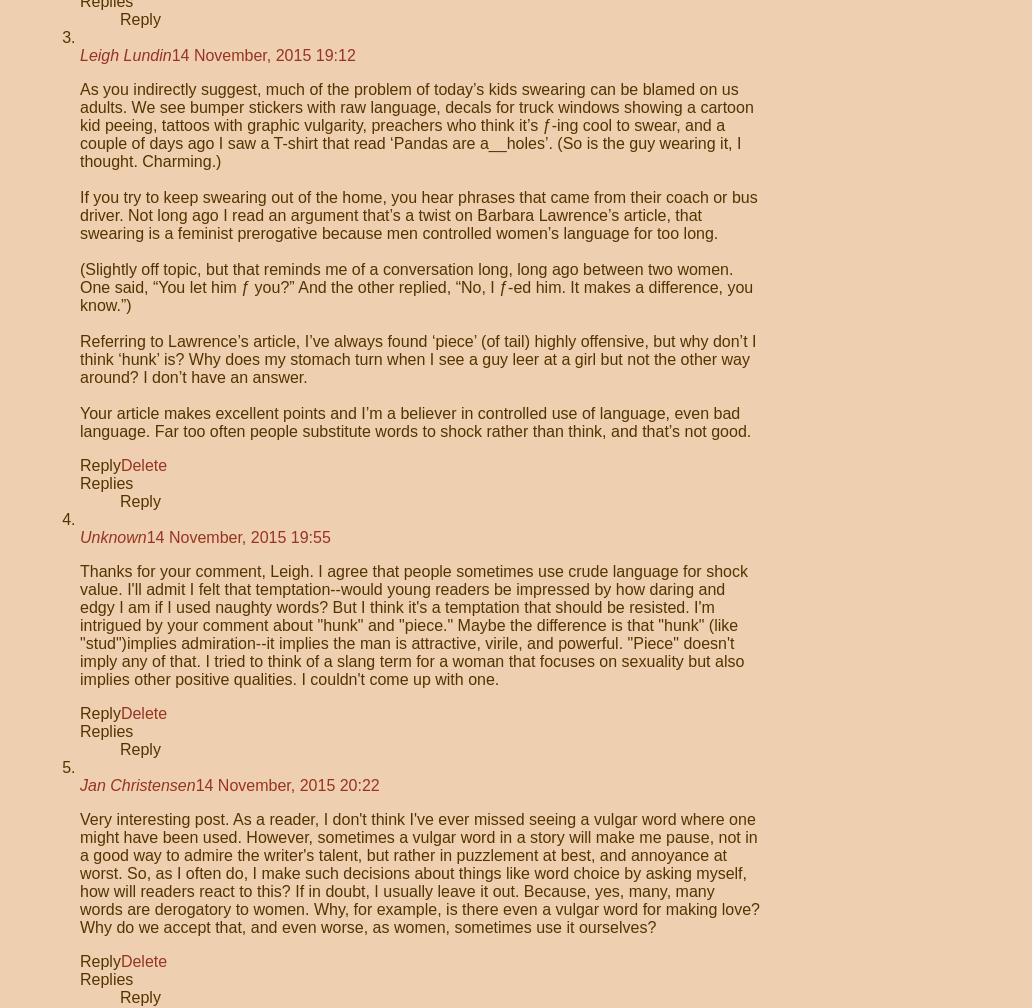 The image size is (1032, 1008). Describe the element at coordinates (417, 215) in the screenshot. I see `'If you try to keep swearing out of the home, you hear phrases that came from their coach or bus driver. Not long ago I read an argument that’s a twist on Barbara Lawrence’s article, that swearing is a feminist prerogative because men controlled women’s language for too long.'` at that location.